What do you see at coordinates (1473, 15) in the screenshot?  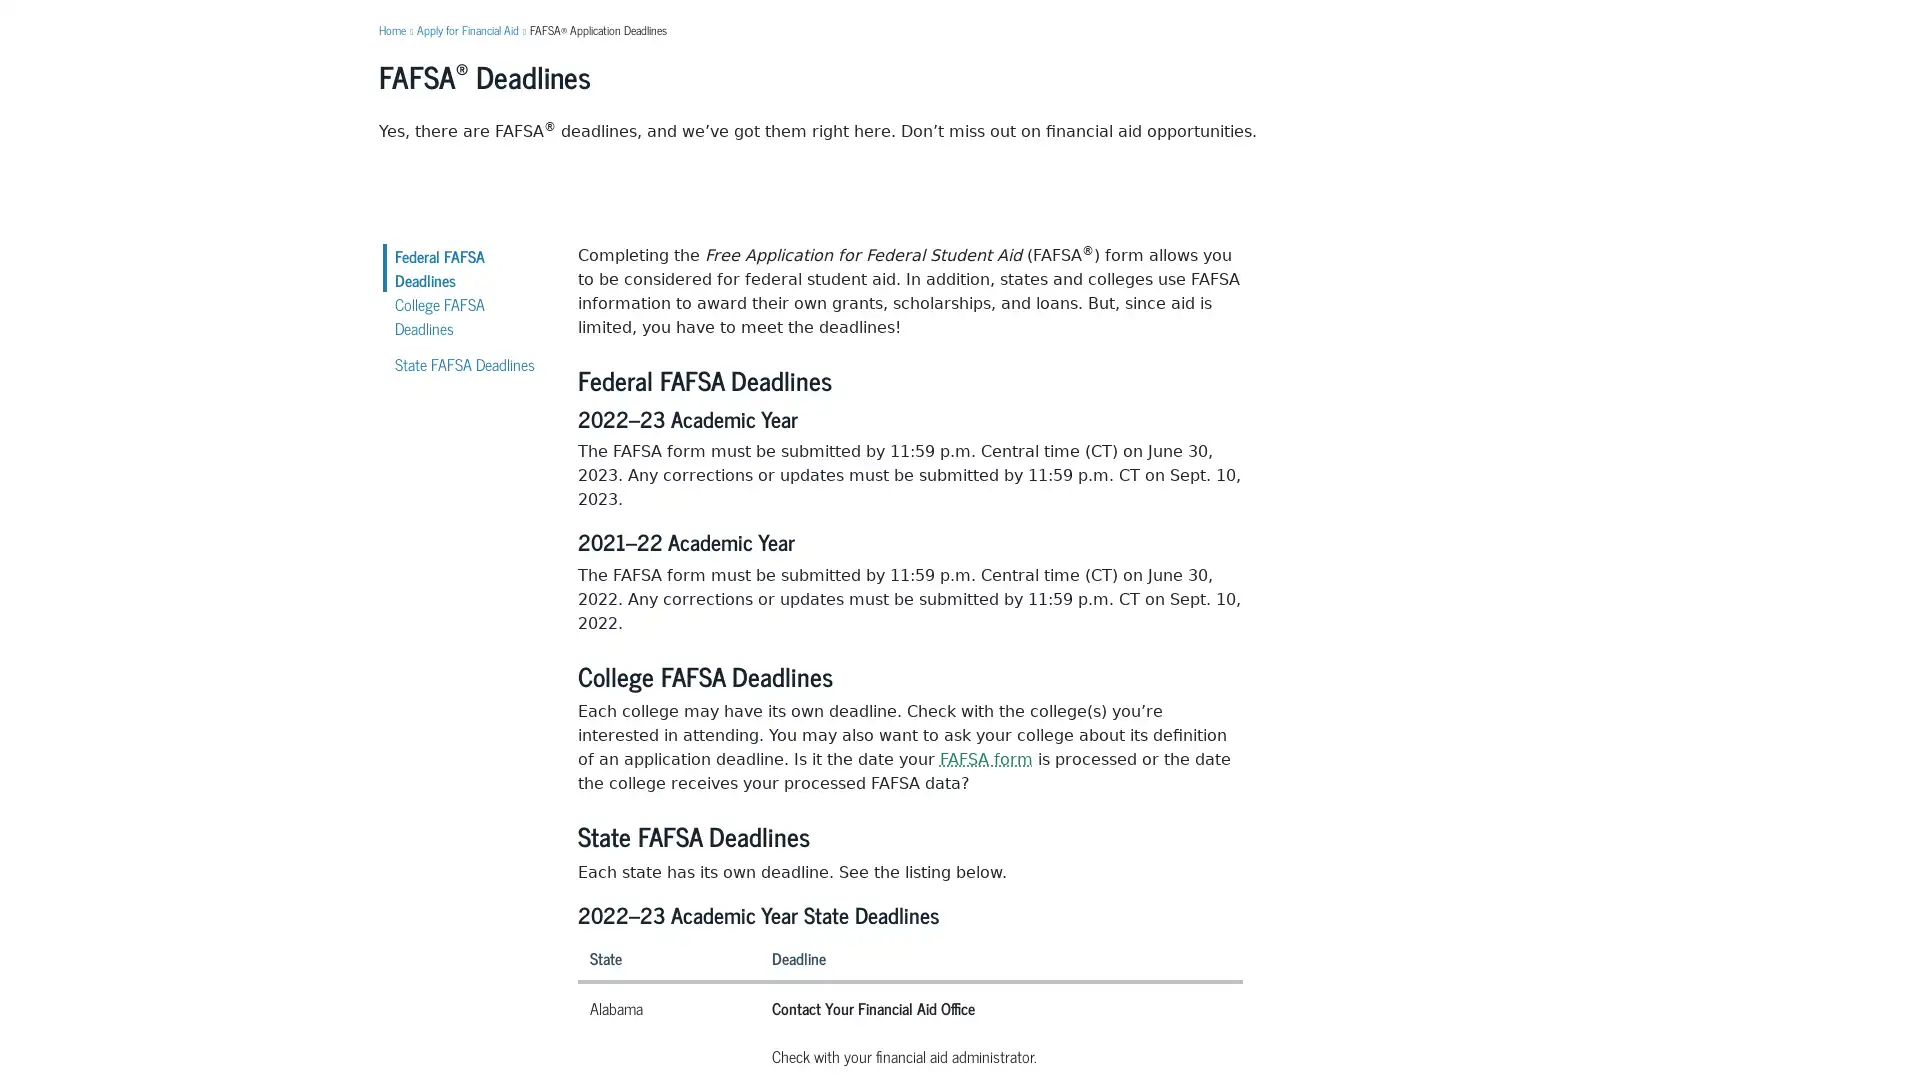 I see `English |` at bounding box center [1473, 15].